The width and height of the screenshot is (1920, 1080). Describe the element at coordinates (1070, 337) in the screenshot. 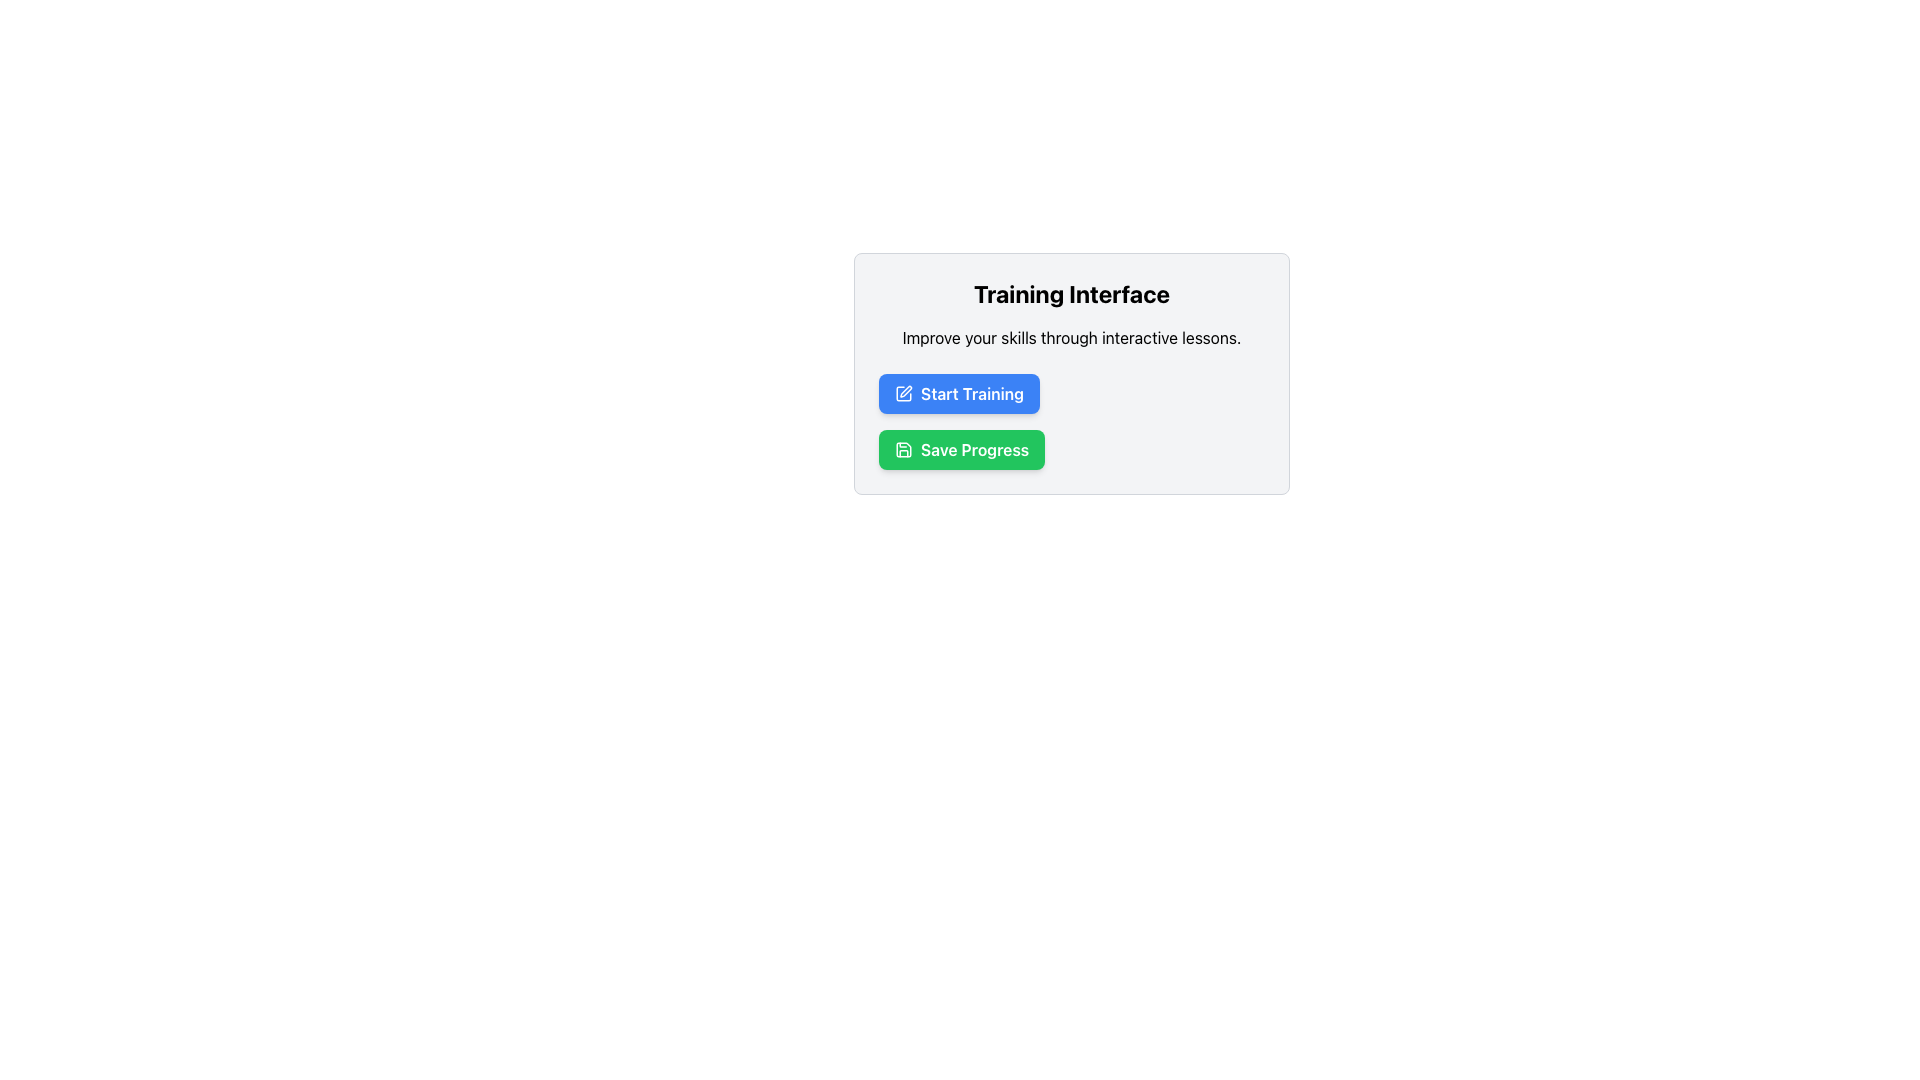

I see `text label that provides descriptive information about available training features, located below the 'Training Interface' heading and above the 'Start Training' button` at that location.